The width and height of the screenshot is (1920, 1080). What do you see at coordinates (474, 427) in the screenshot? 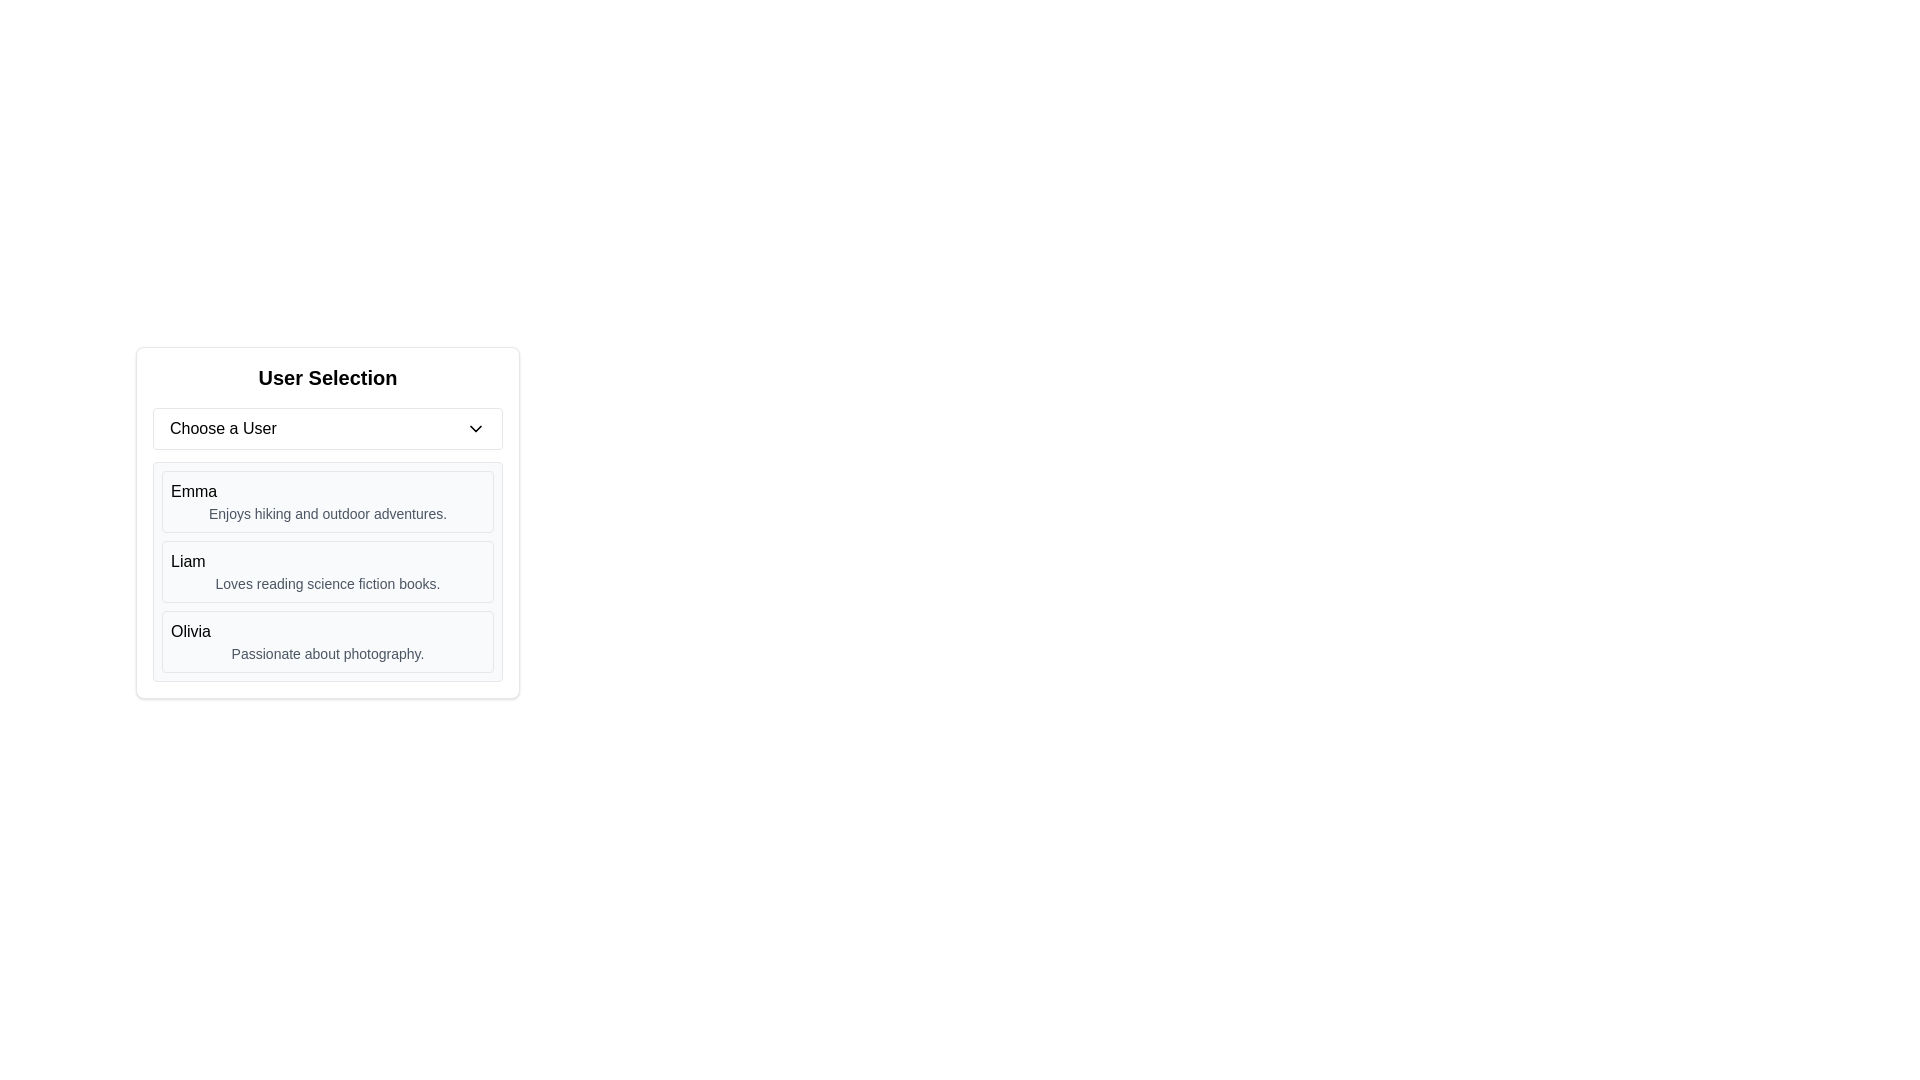
I see `the downward-facing chevron icon located on the far-right side of the 'Choose a User' button` at bounding box center [474, 427].